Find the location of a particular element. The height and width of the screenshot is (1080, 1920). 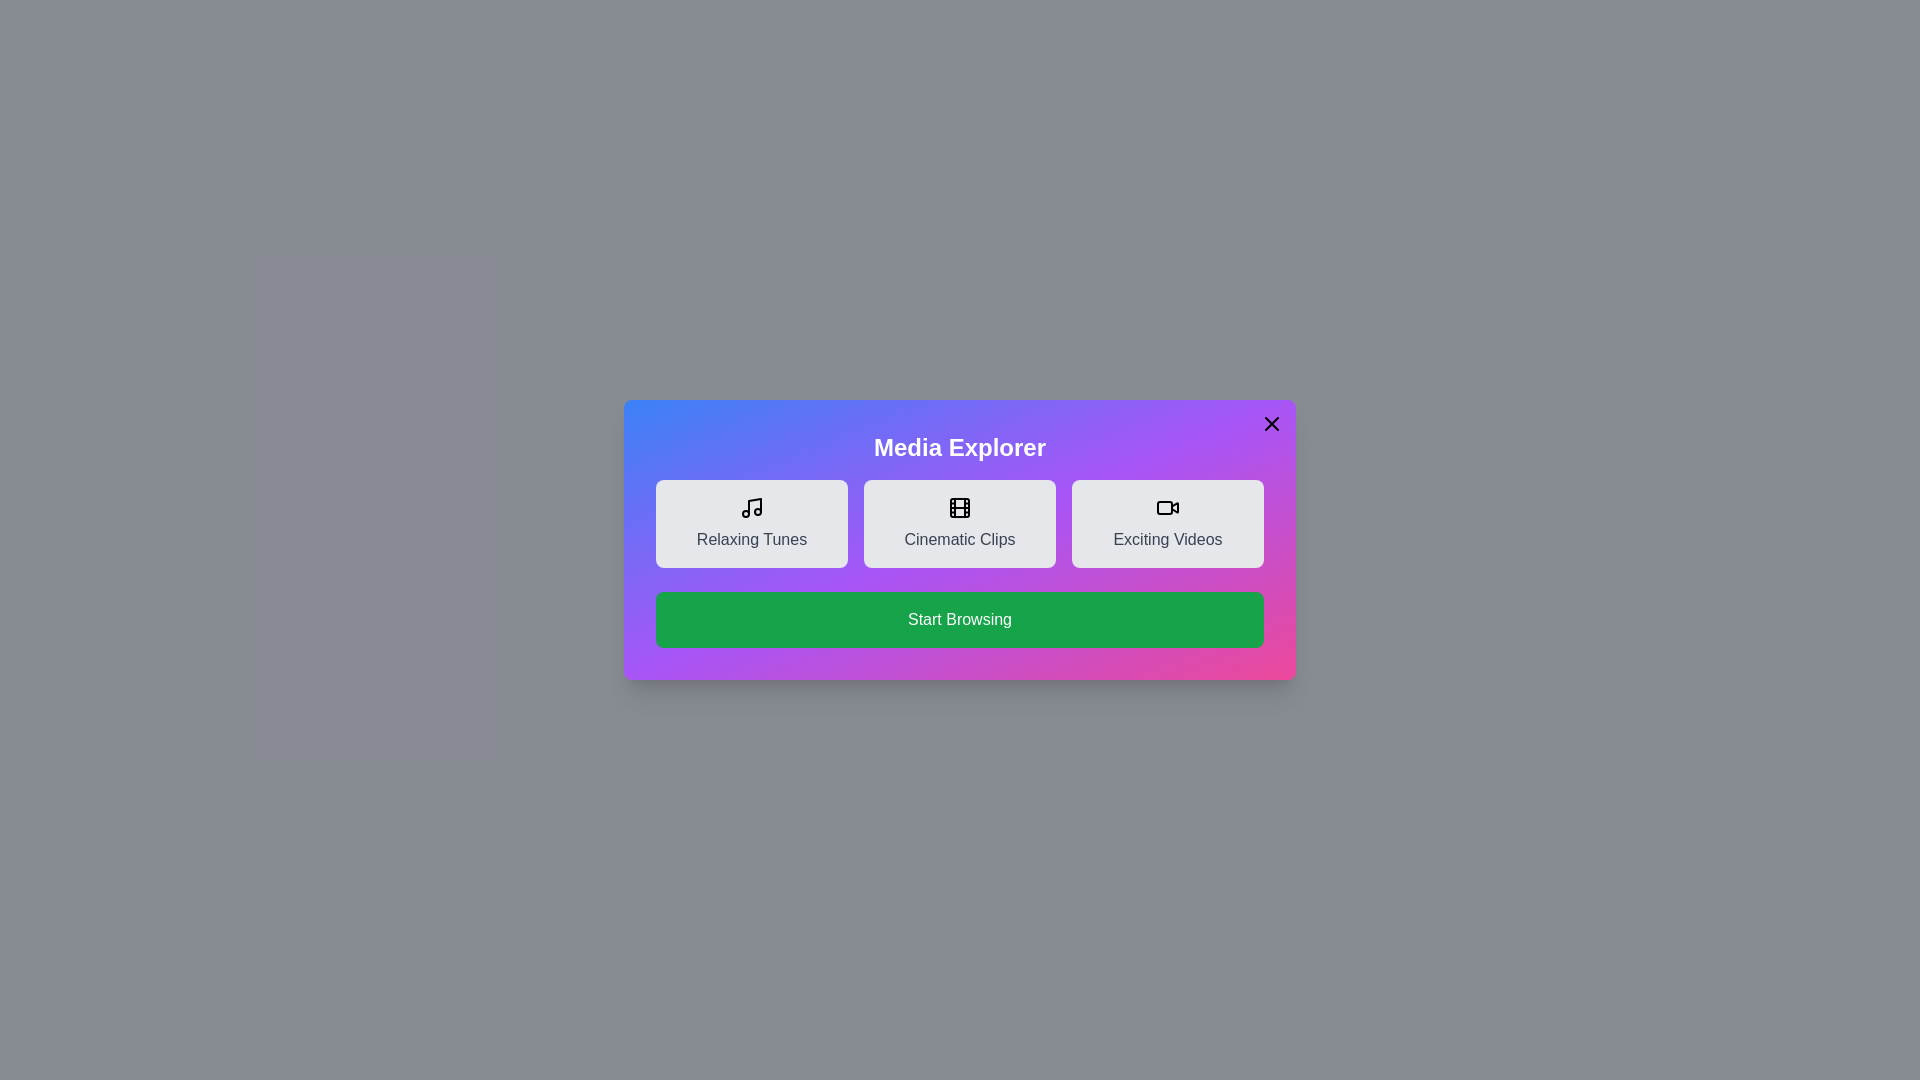

the media item Cinematic Clips is located at coordinates (960, 523).